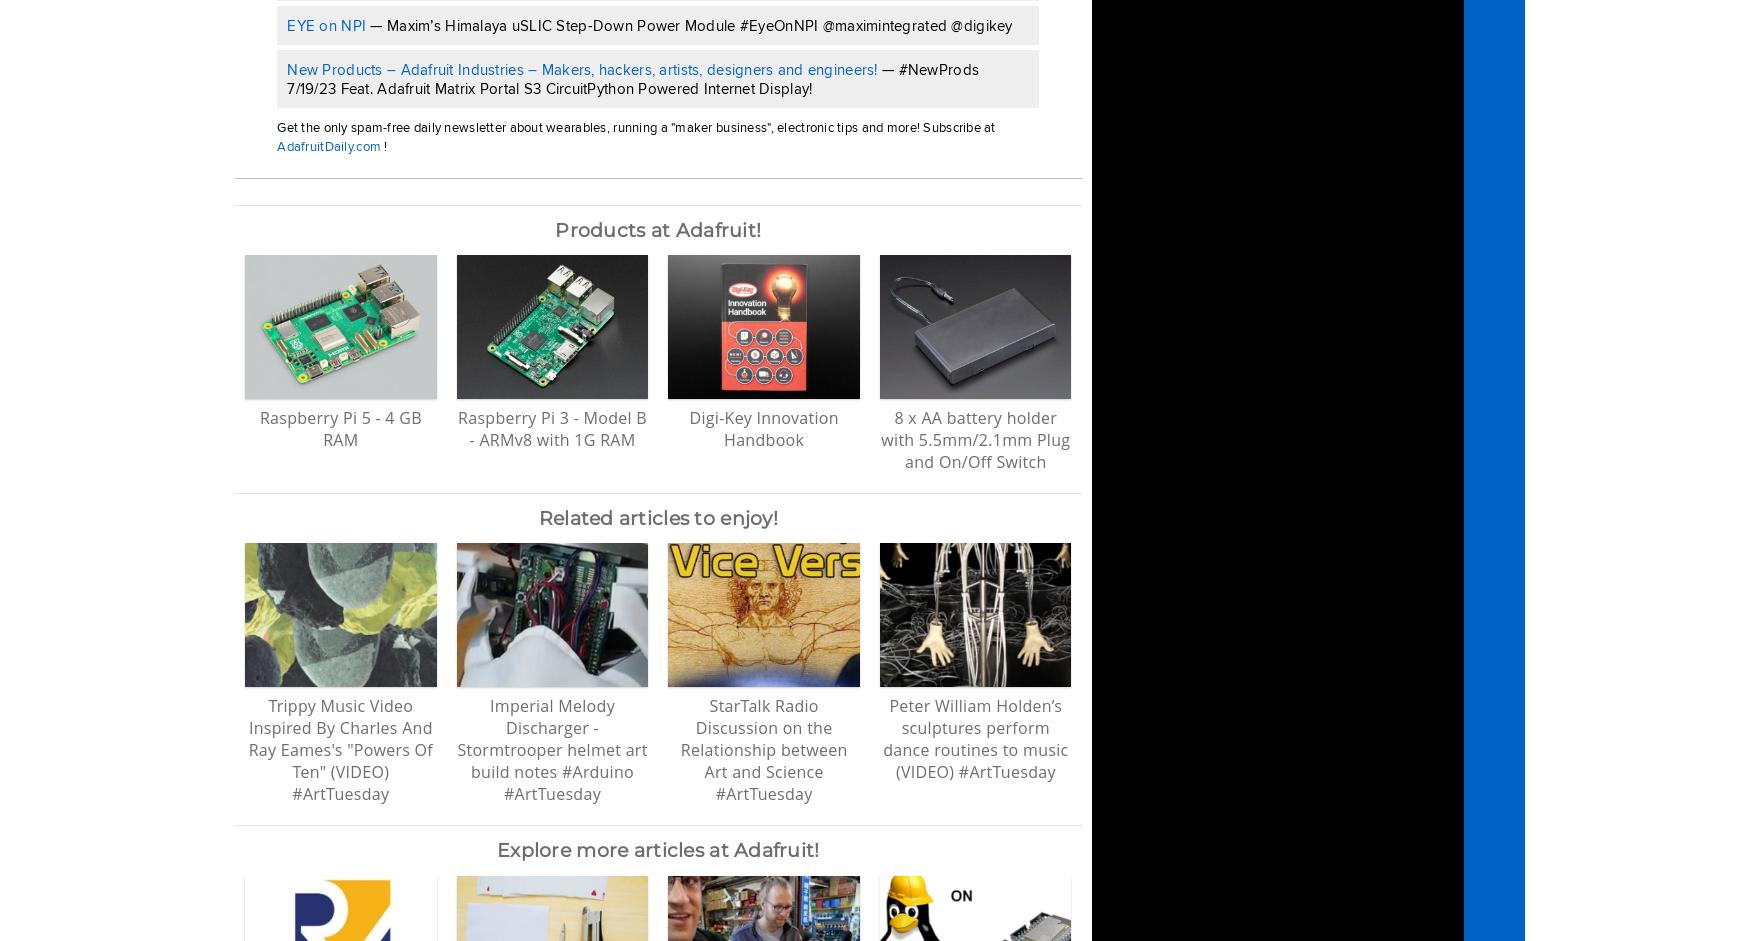  What do you see at coordinates (975, 737) in the screenshot?
I see `'Peter William Holden’s sculptures perform dance routines to music (VIDEO) #ArtTuesday'` at bounding box center [975, 737].